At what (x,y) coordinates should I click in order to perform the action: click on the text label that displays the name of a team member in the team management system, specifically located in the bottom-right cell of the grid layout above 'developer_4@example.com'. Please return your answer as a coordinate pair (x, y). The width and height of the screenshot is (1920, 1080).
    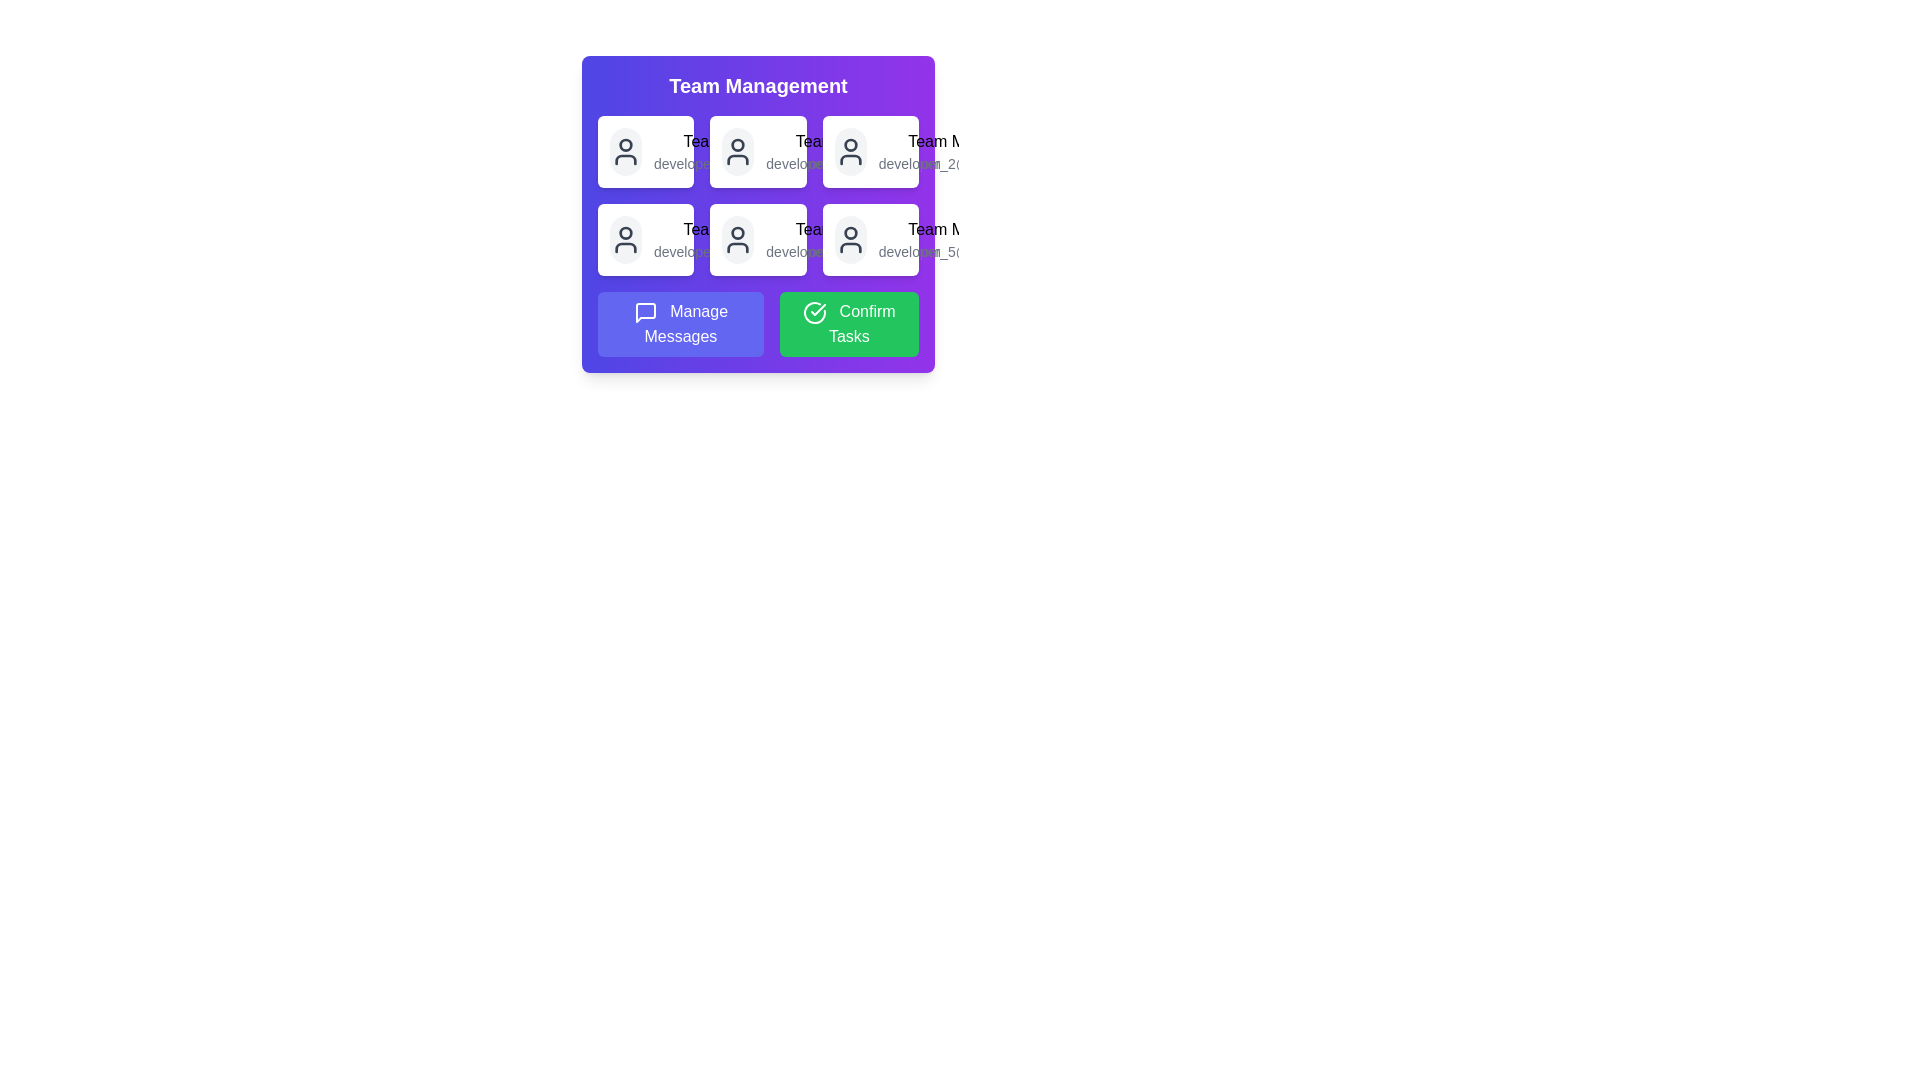
    Looking at the image, I should click on (853, 229).